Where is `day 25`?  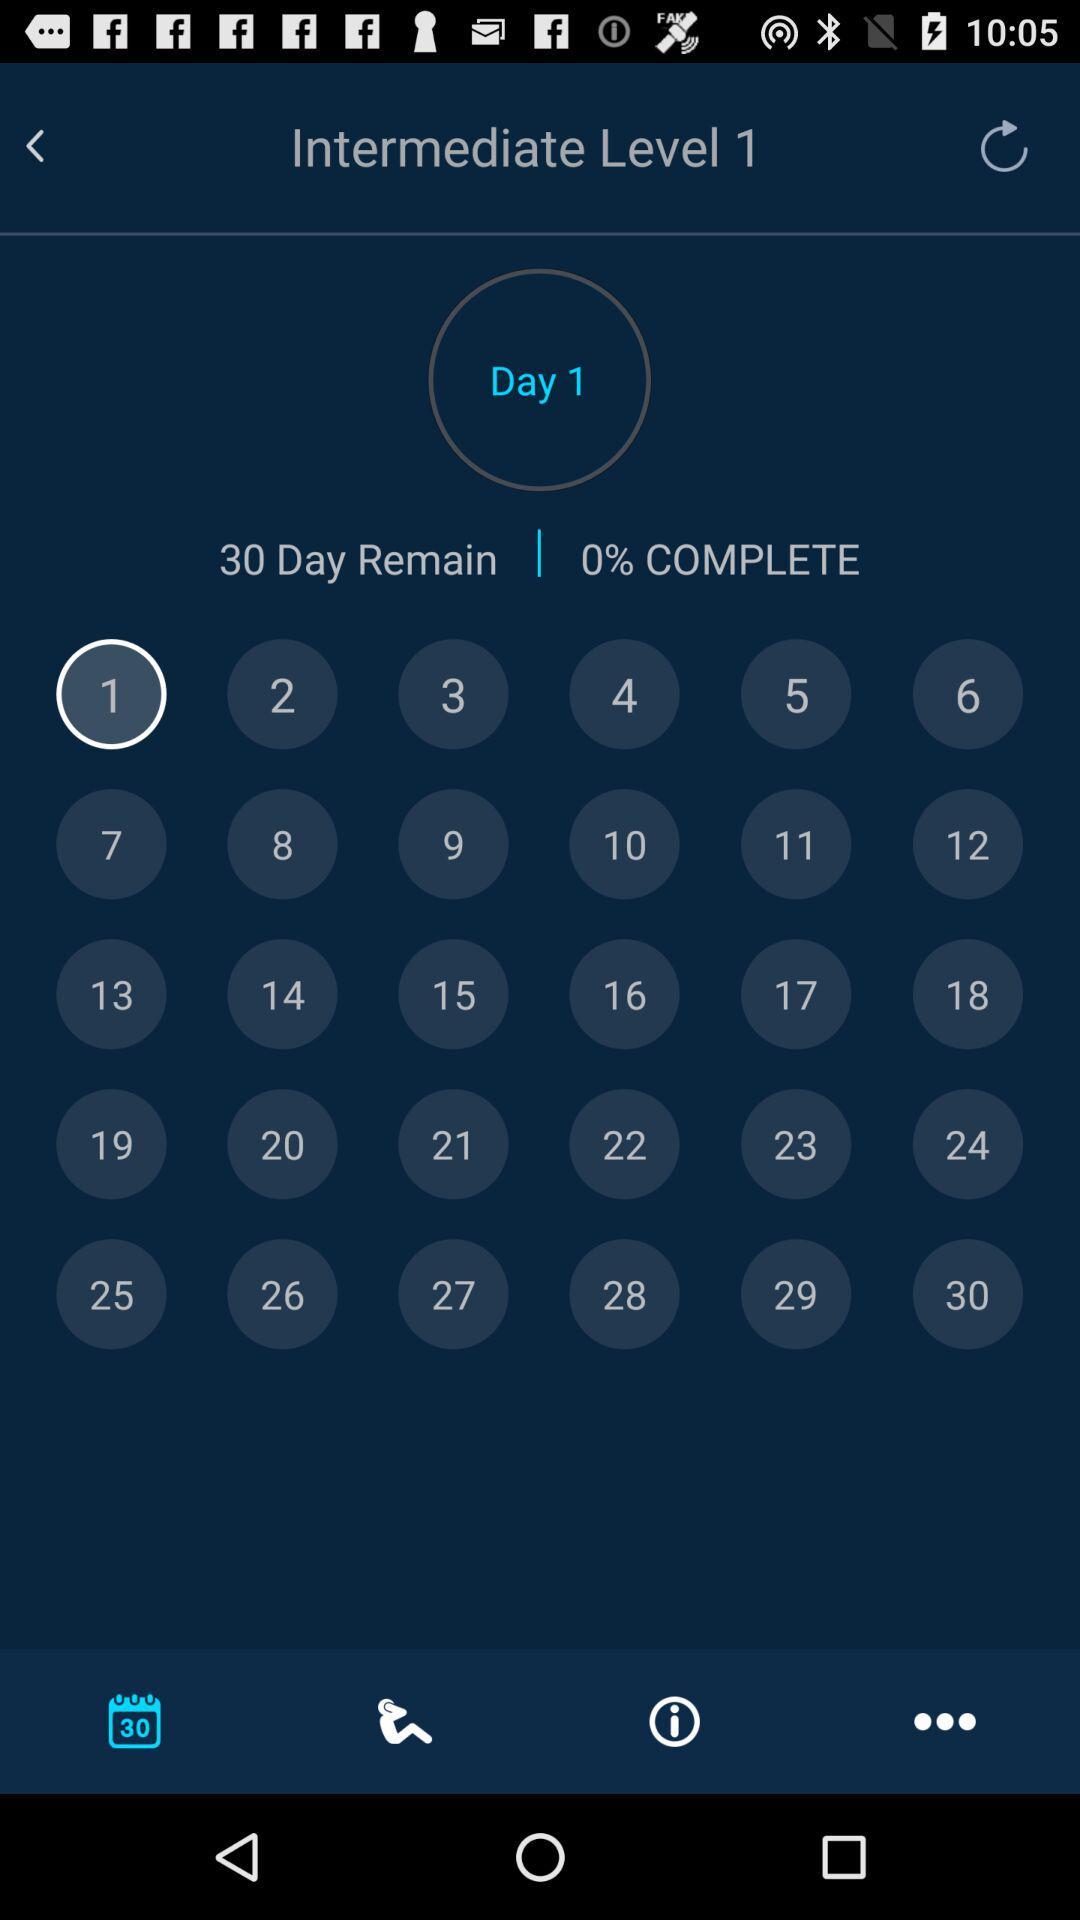 day 25 is located at coordinates (111, 1294).